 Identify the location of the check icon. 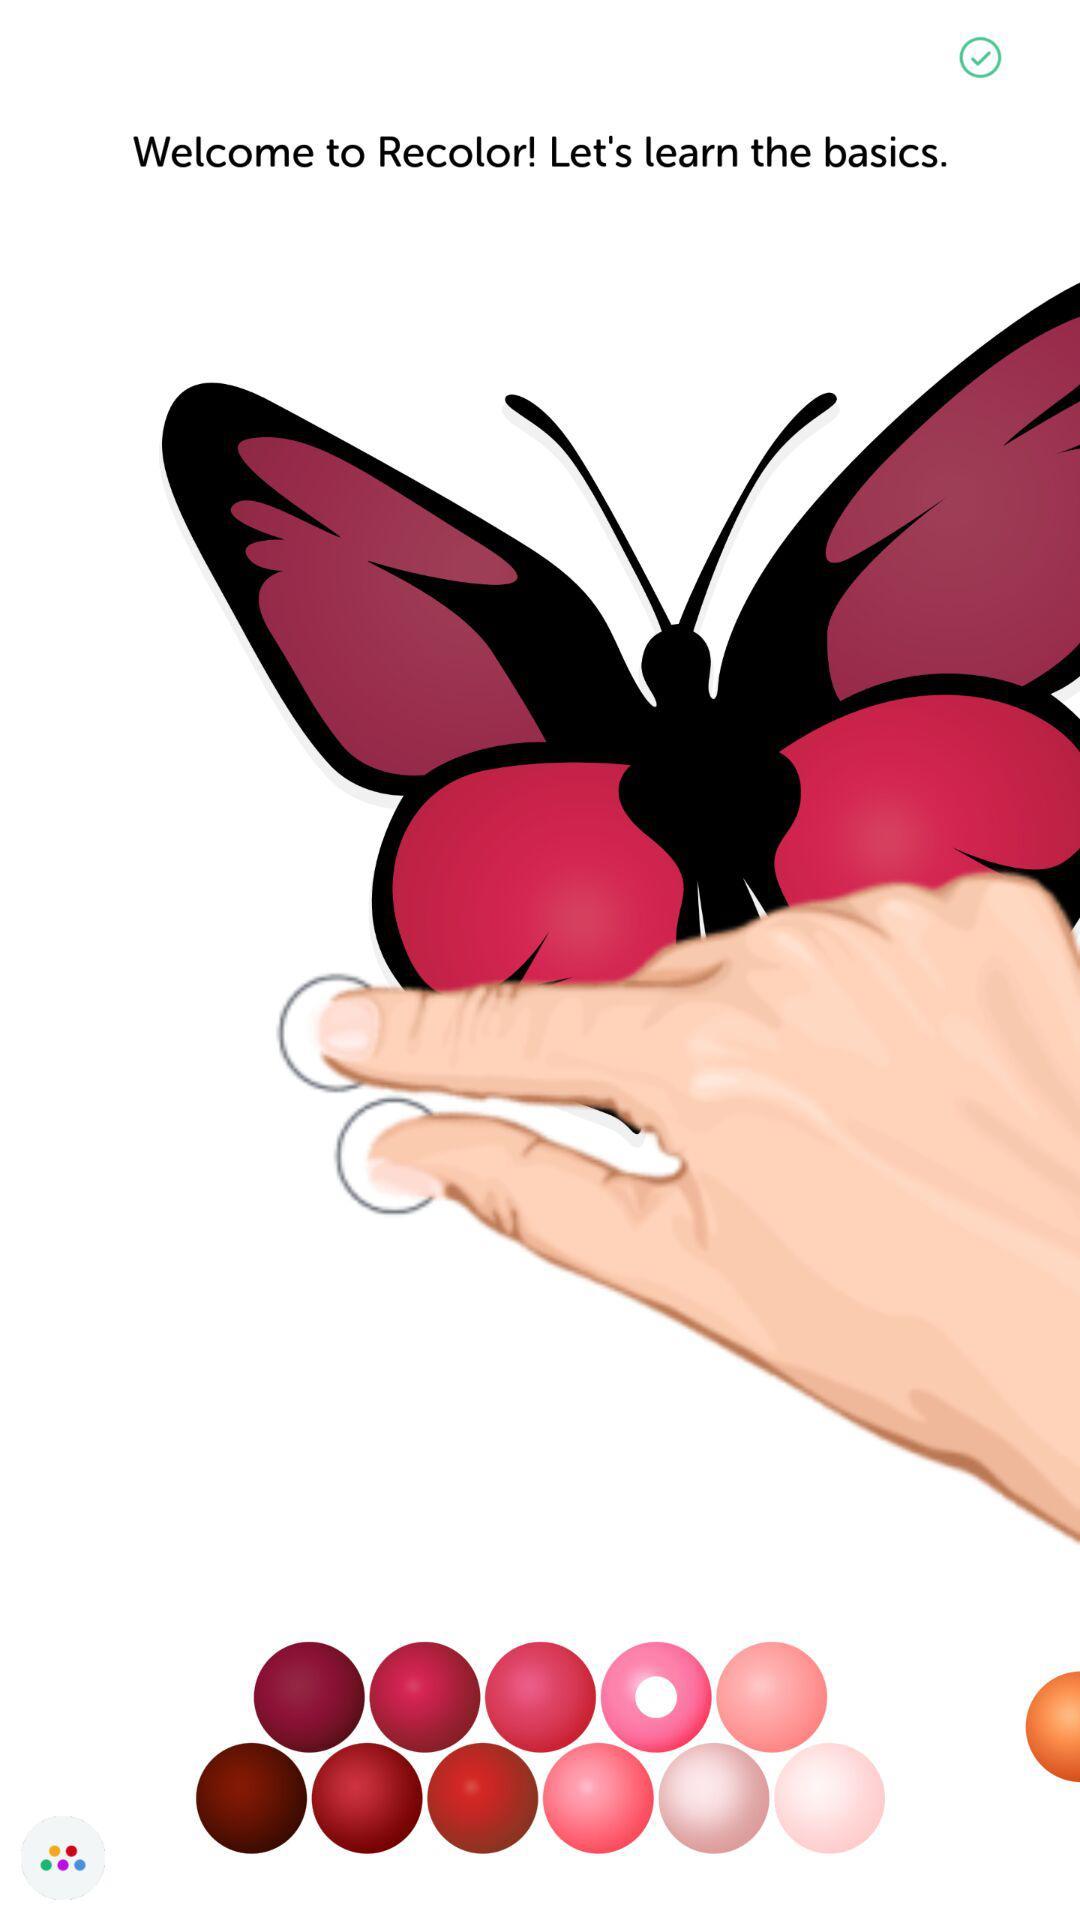
(979, 57).